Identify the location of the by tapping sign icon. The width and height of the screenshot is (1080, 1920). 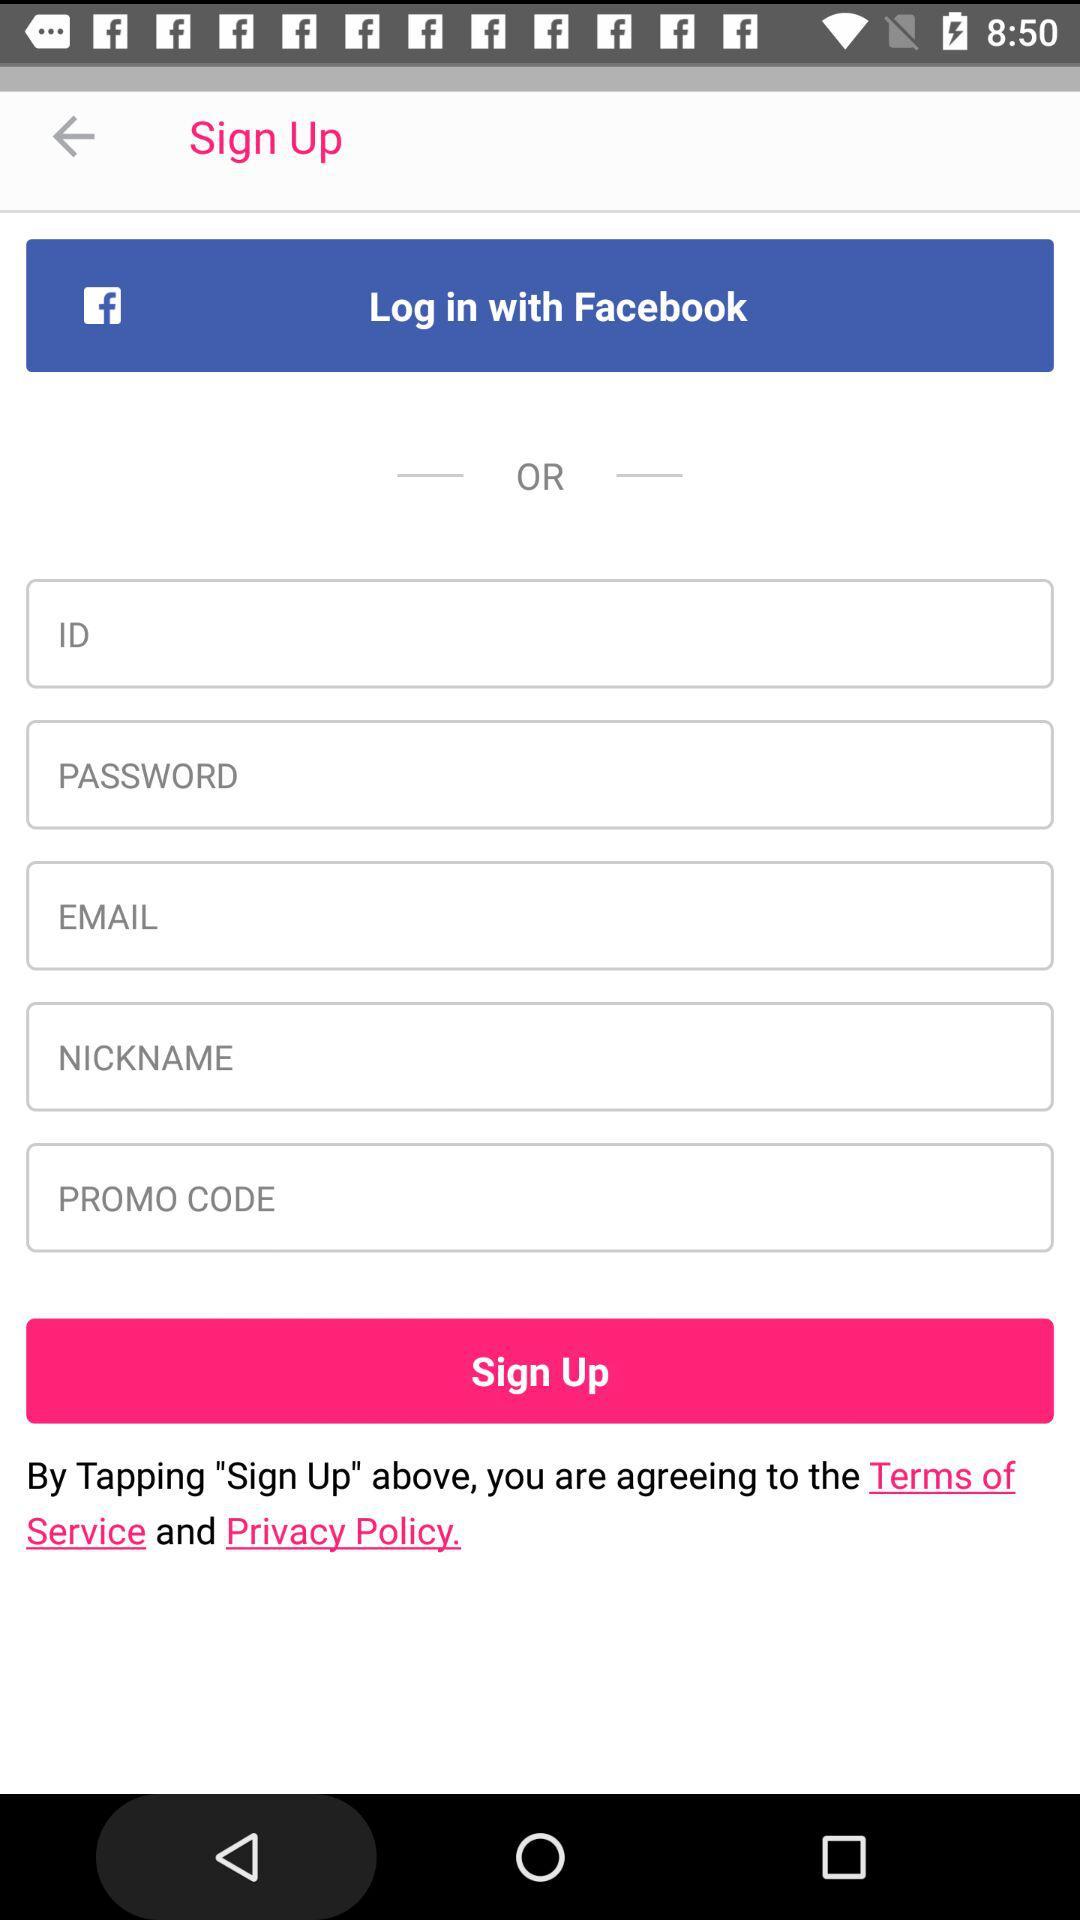
(540, 1502).